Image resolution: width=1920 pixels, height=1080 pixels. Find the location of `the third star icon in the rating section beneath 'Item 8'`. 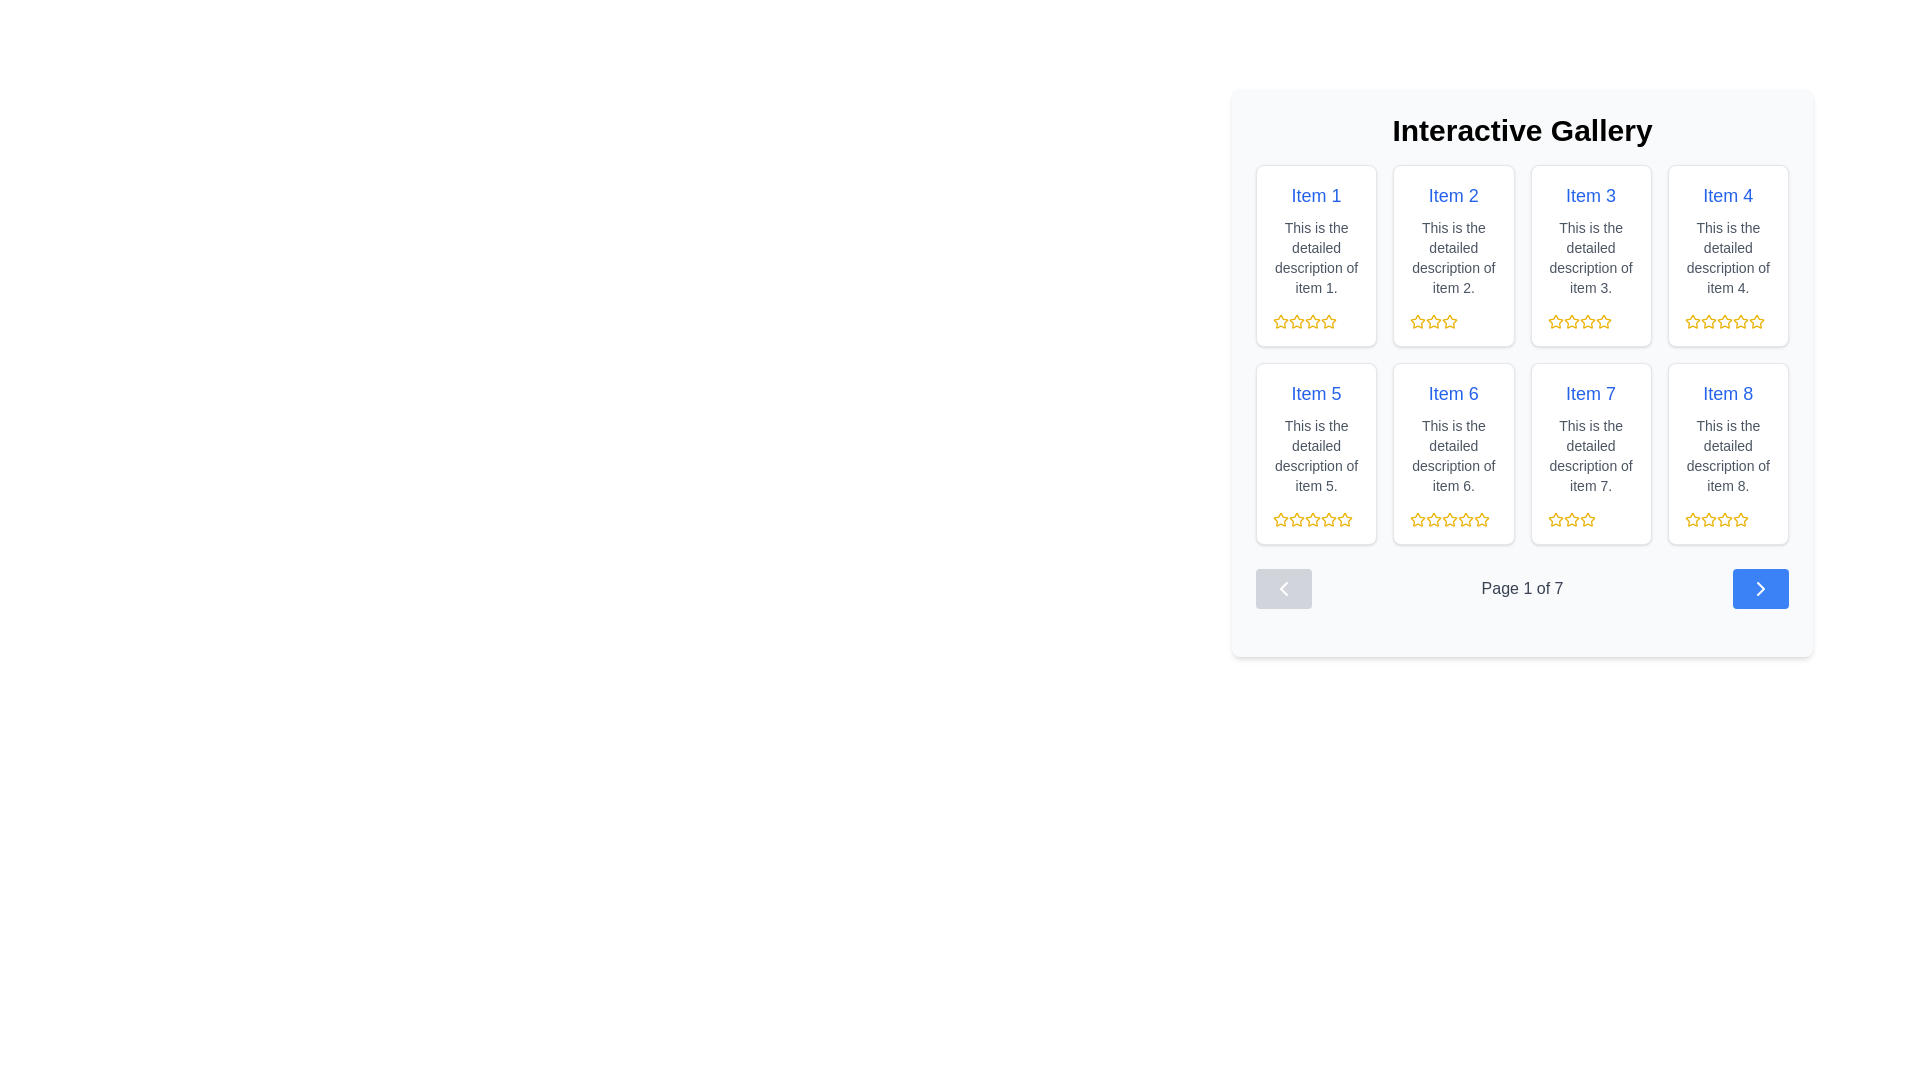

the third star icon in the rating section beneath 'Item 8' is located at coordinates (1707, 519).